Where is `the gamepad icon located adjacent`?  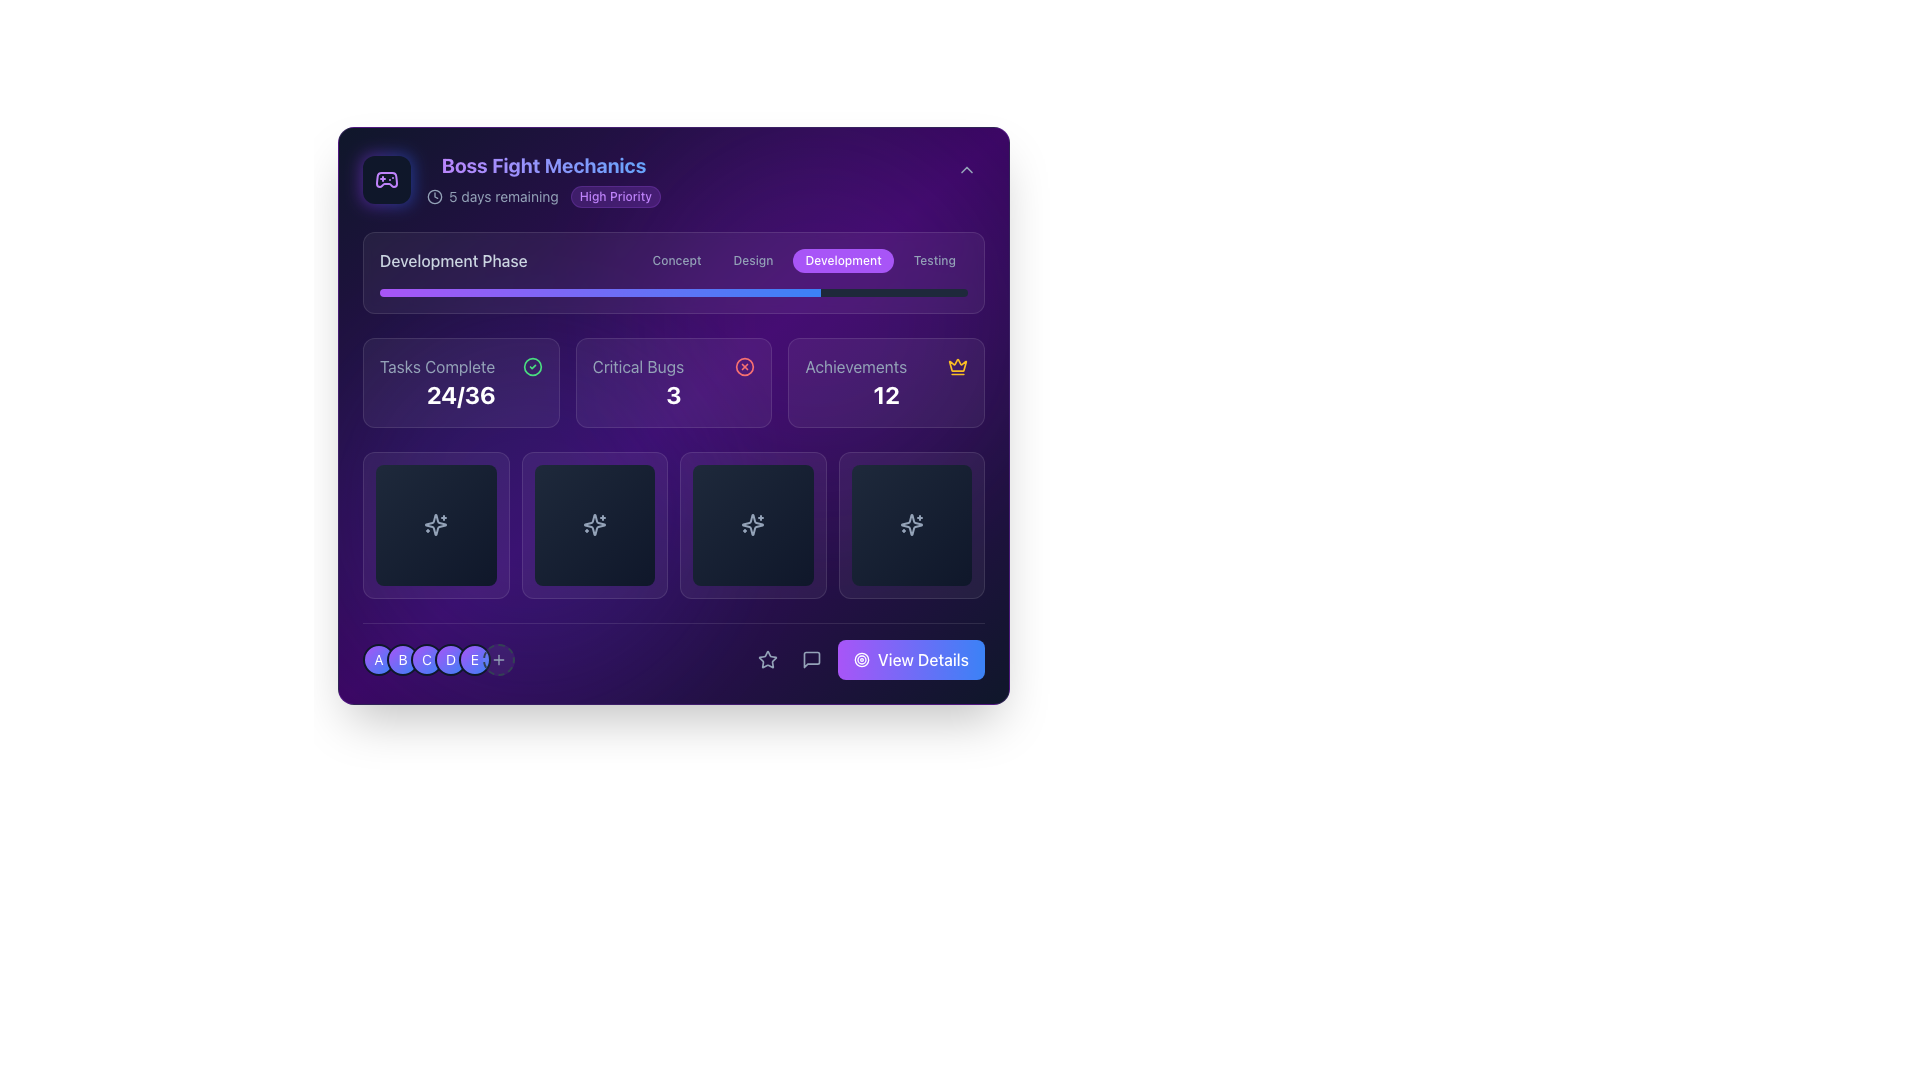
the gamepad icon located adjacent is located at coordinates (387, 180).